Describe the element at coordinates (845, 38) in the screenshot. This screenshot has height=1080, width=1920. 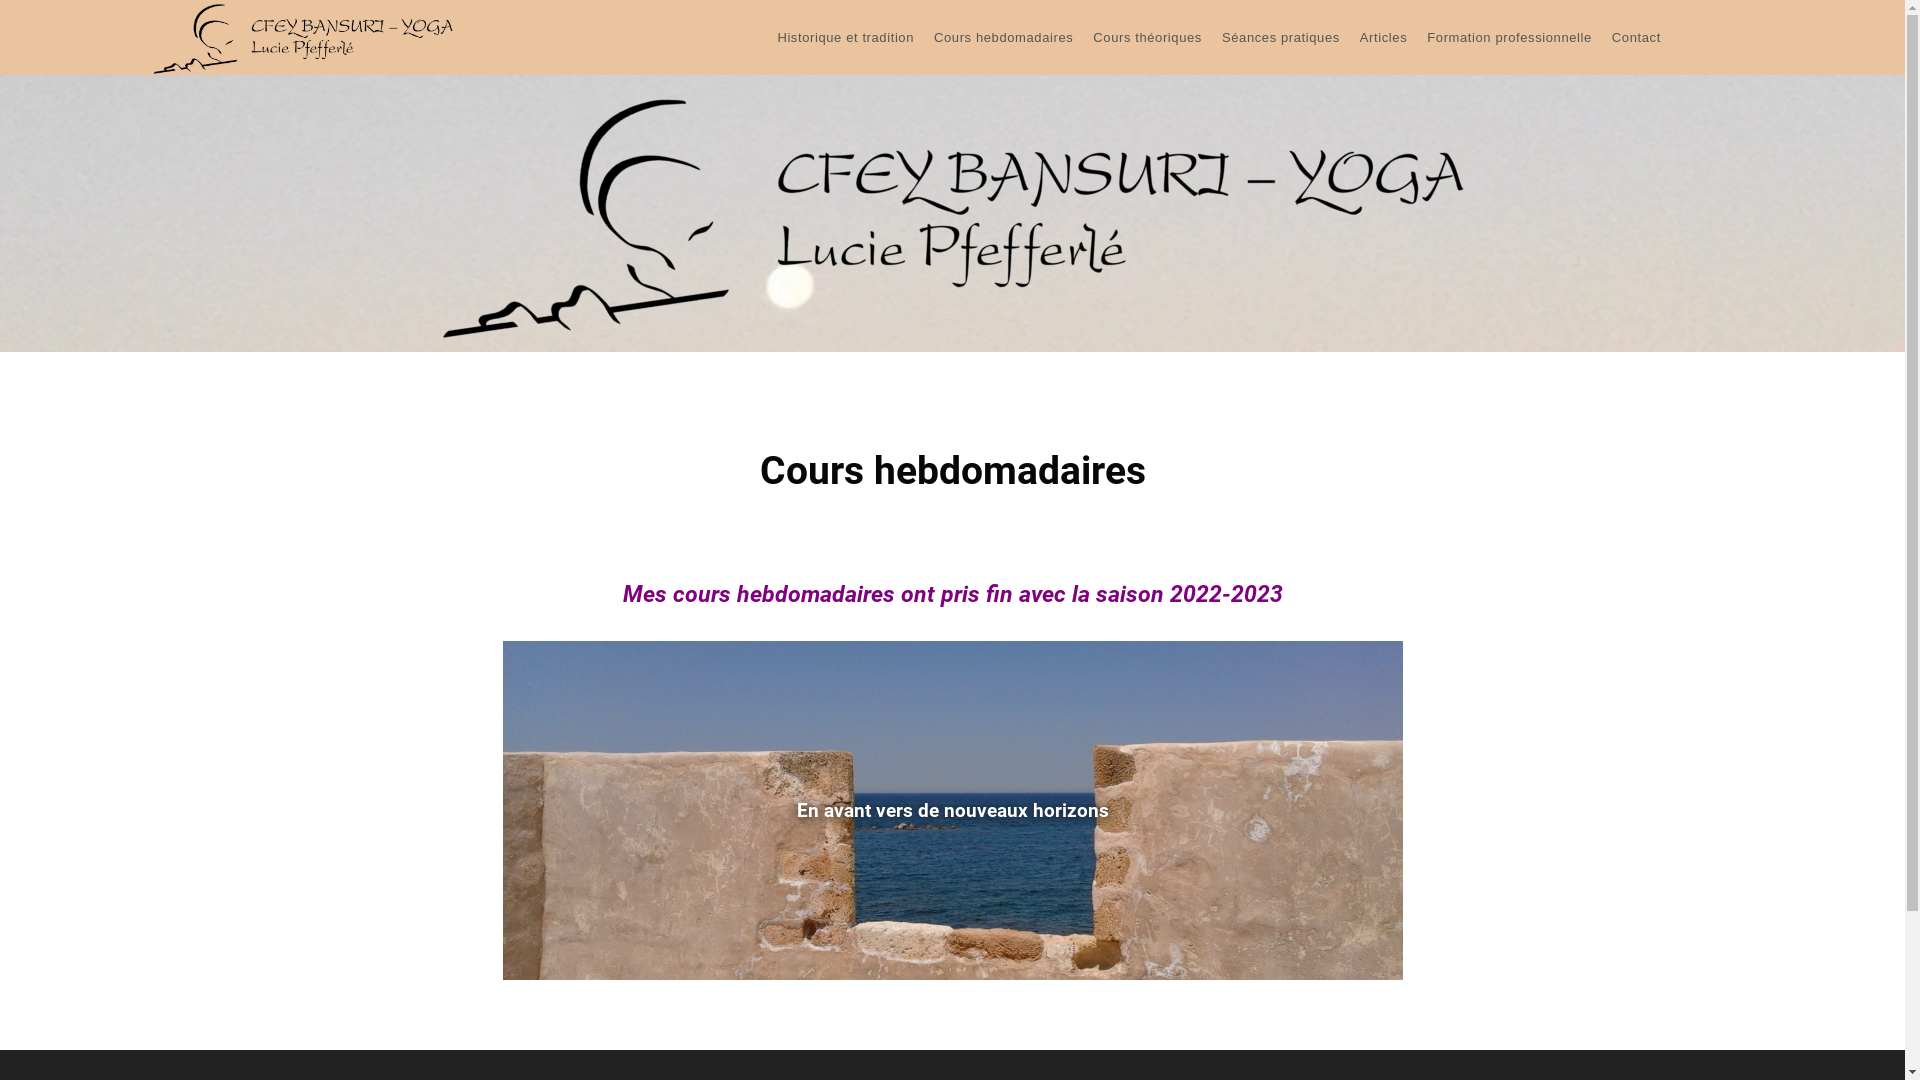
I see `'Historique et tradition'` at that location.